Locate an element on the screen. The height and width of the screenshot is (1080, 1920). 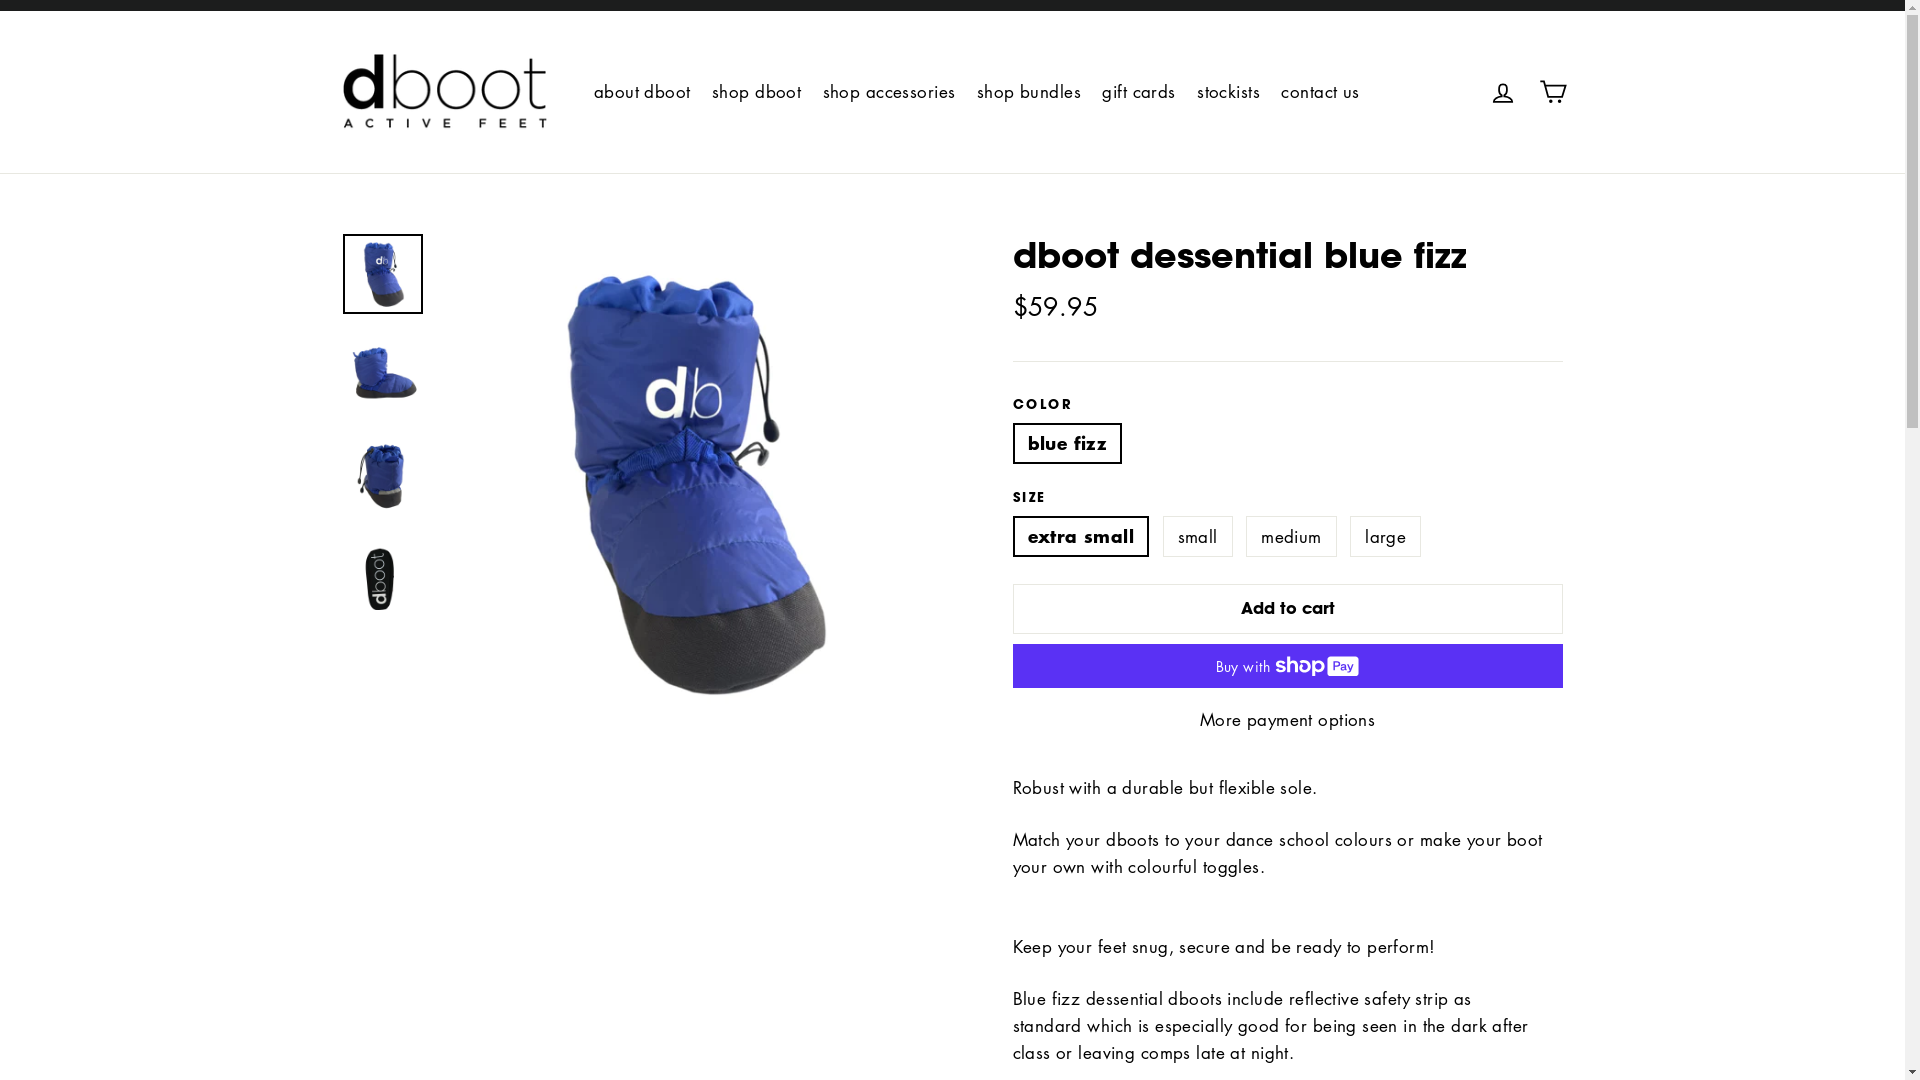
'Skip to content' is located at coordinates (0, 0).